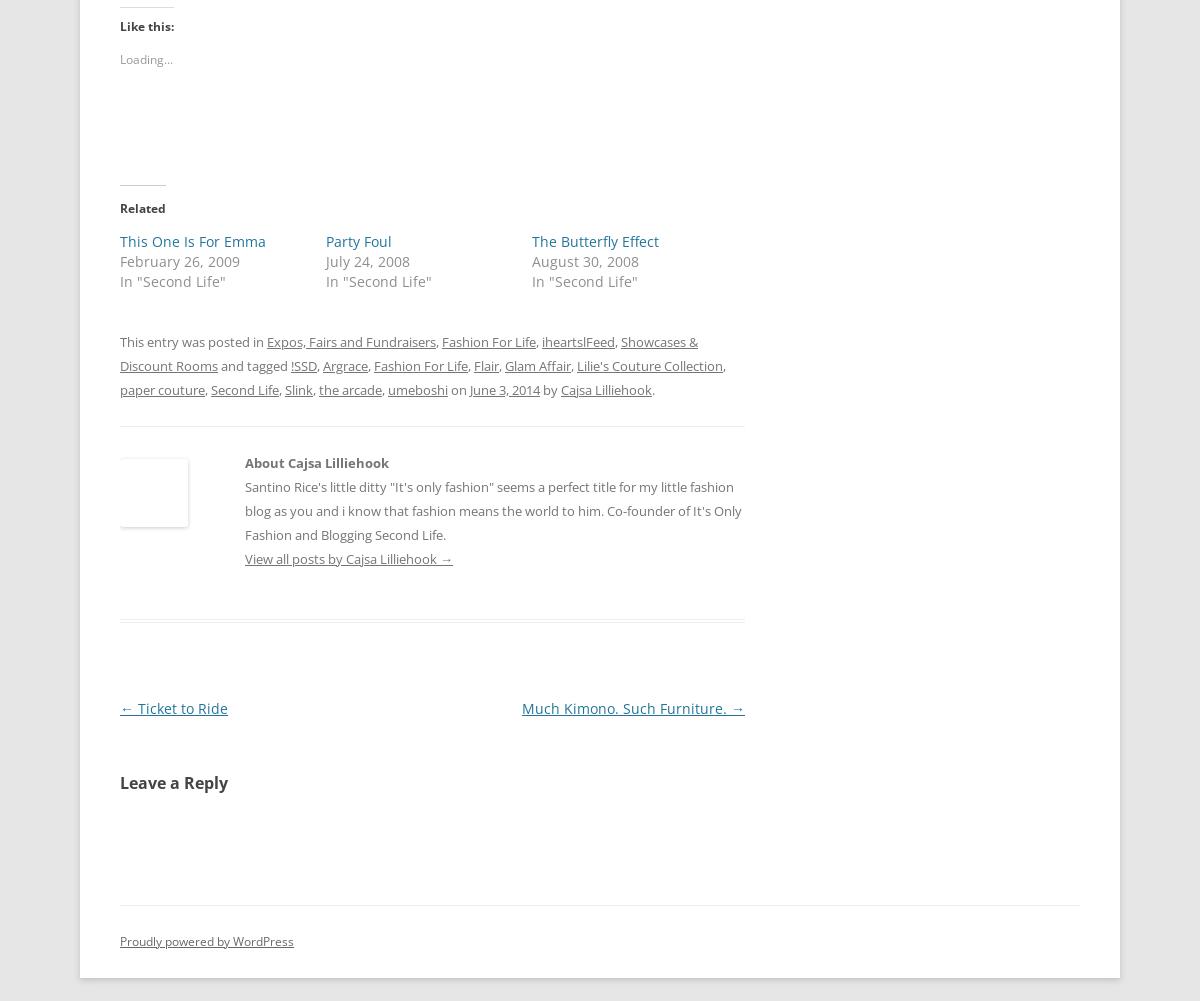 Image resolution: width=1200 pixels, height=1001 pixels. Describe the element at coordinates (298, 387) in the screenshot. I see `'Slink'` at that location.